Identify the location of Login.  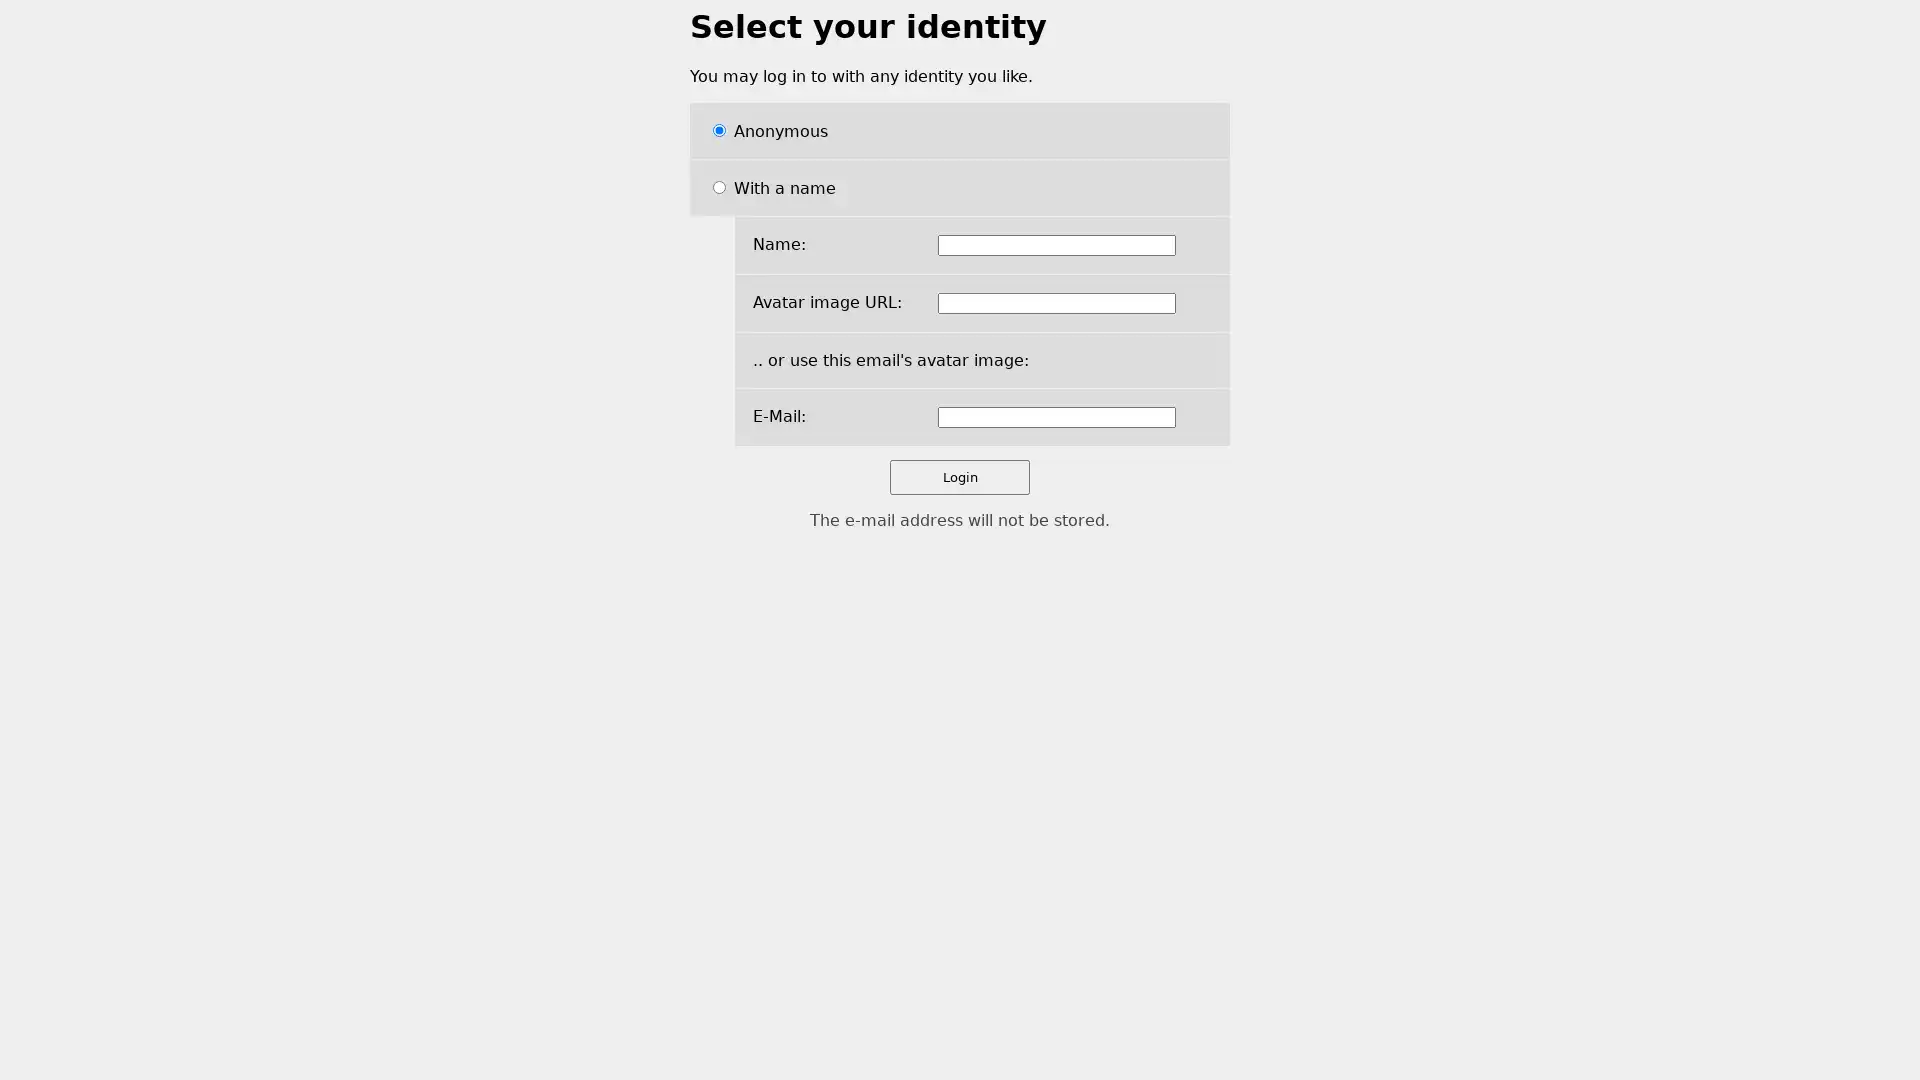
(960, 477).